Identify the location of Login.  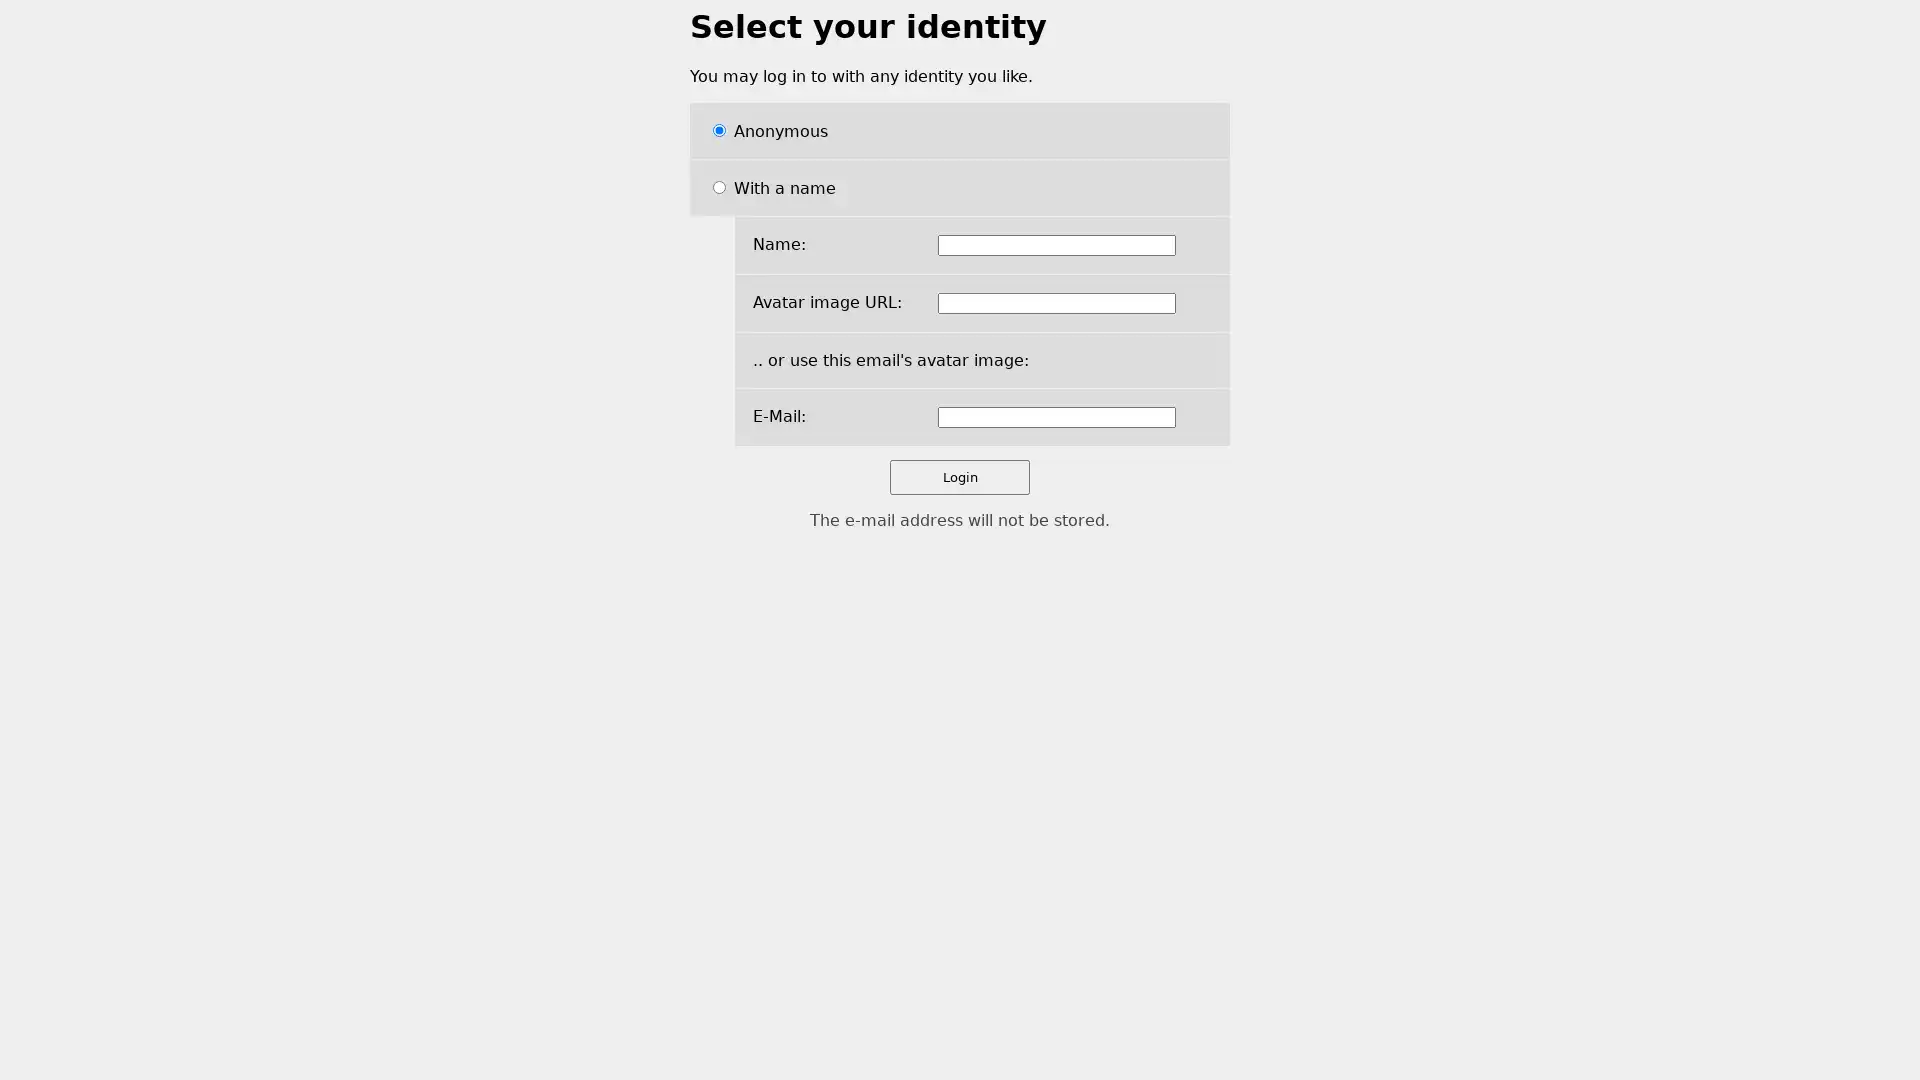
(960, 477).